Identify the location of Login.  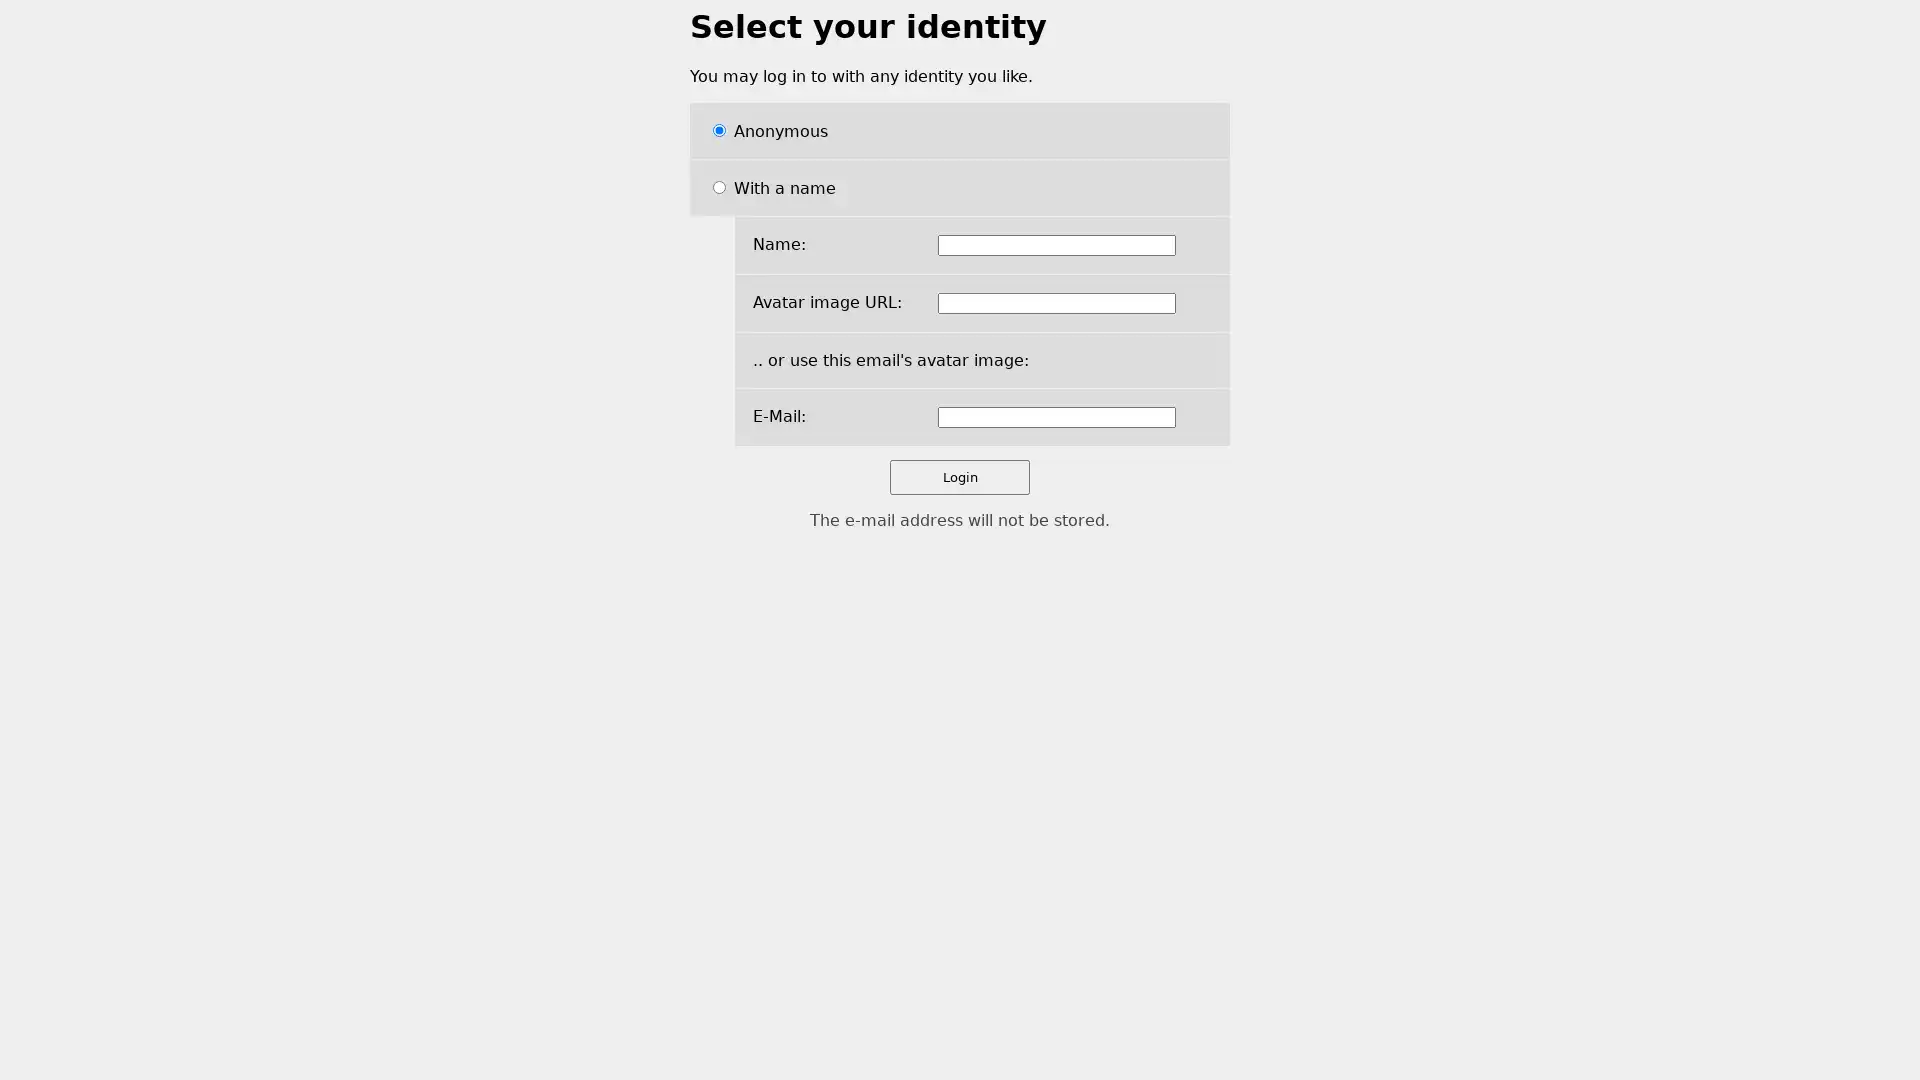
(960, 477).